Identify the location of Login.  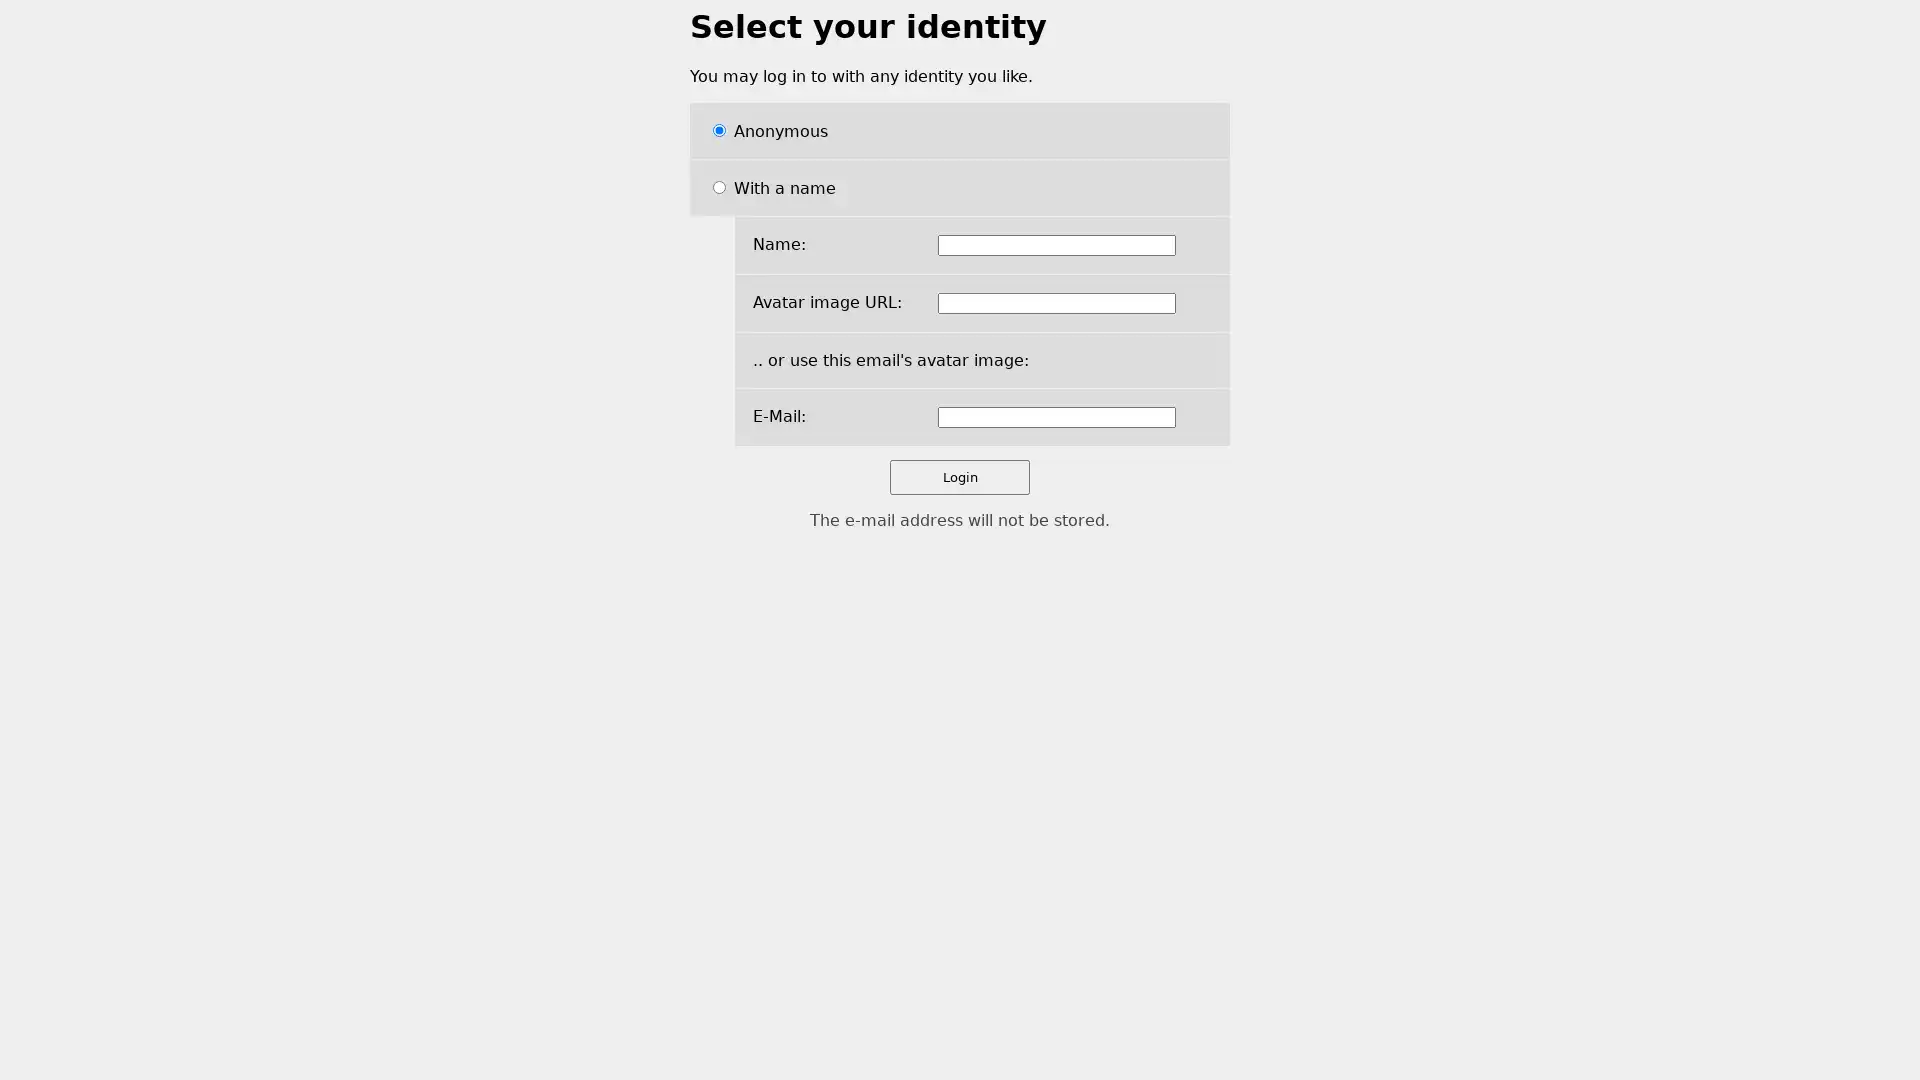
(960, 477).